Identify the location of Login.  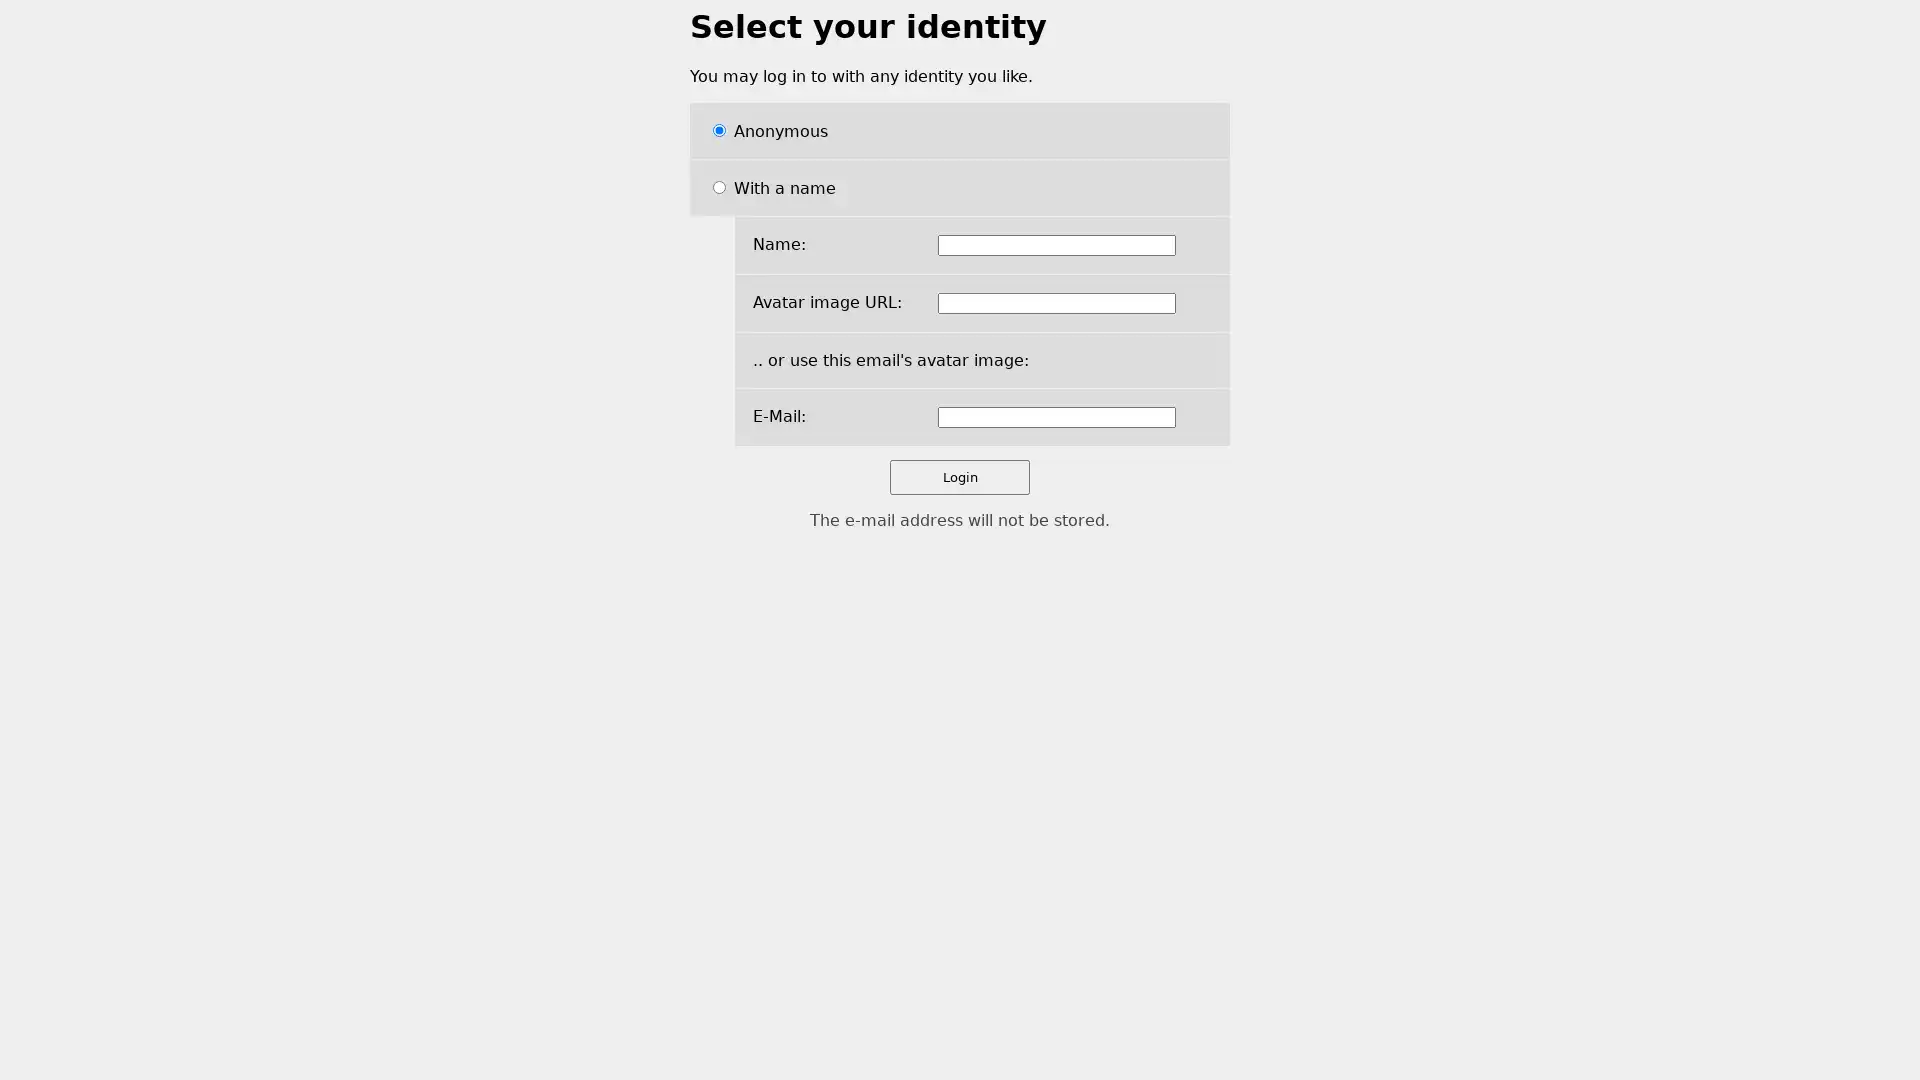
(960, 477).